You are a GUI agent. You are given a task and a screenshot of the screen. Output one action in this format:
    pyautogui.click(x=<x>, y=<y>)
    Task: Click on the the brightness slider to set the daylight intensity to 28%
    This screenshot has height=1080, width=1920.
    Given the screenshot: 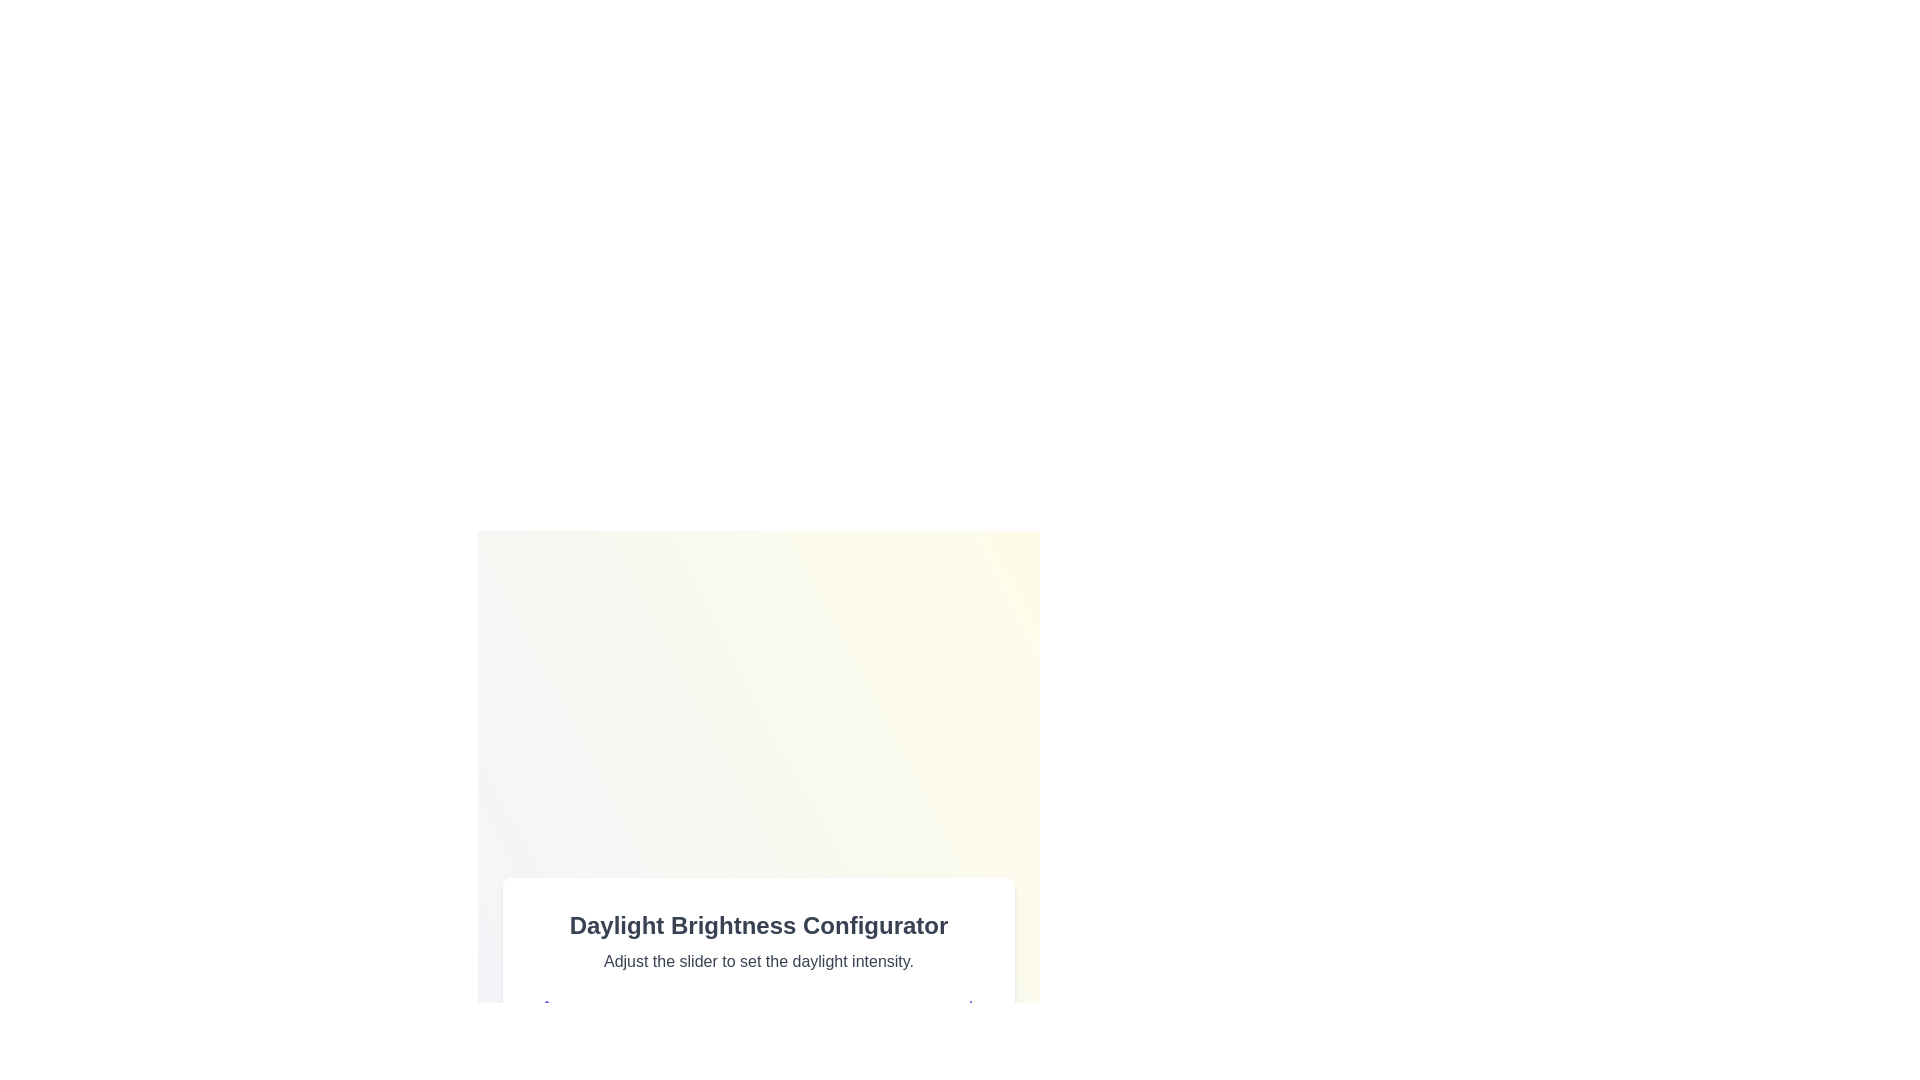 What is the action you would take?
    pyautogui.click(x=660, y=1055)
    